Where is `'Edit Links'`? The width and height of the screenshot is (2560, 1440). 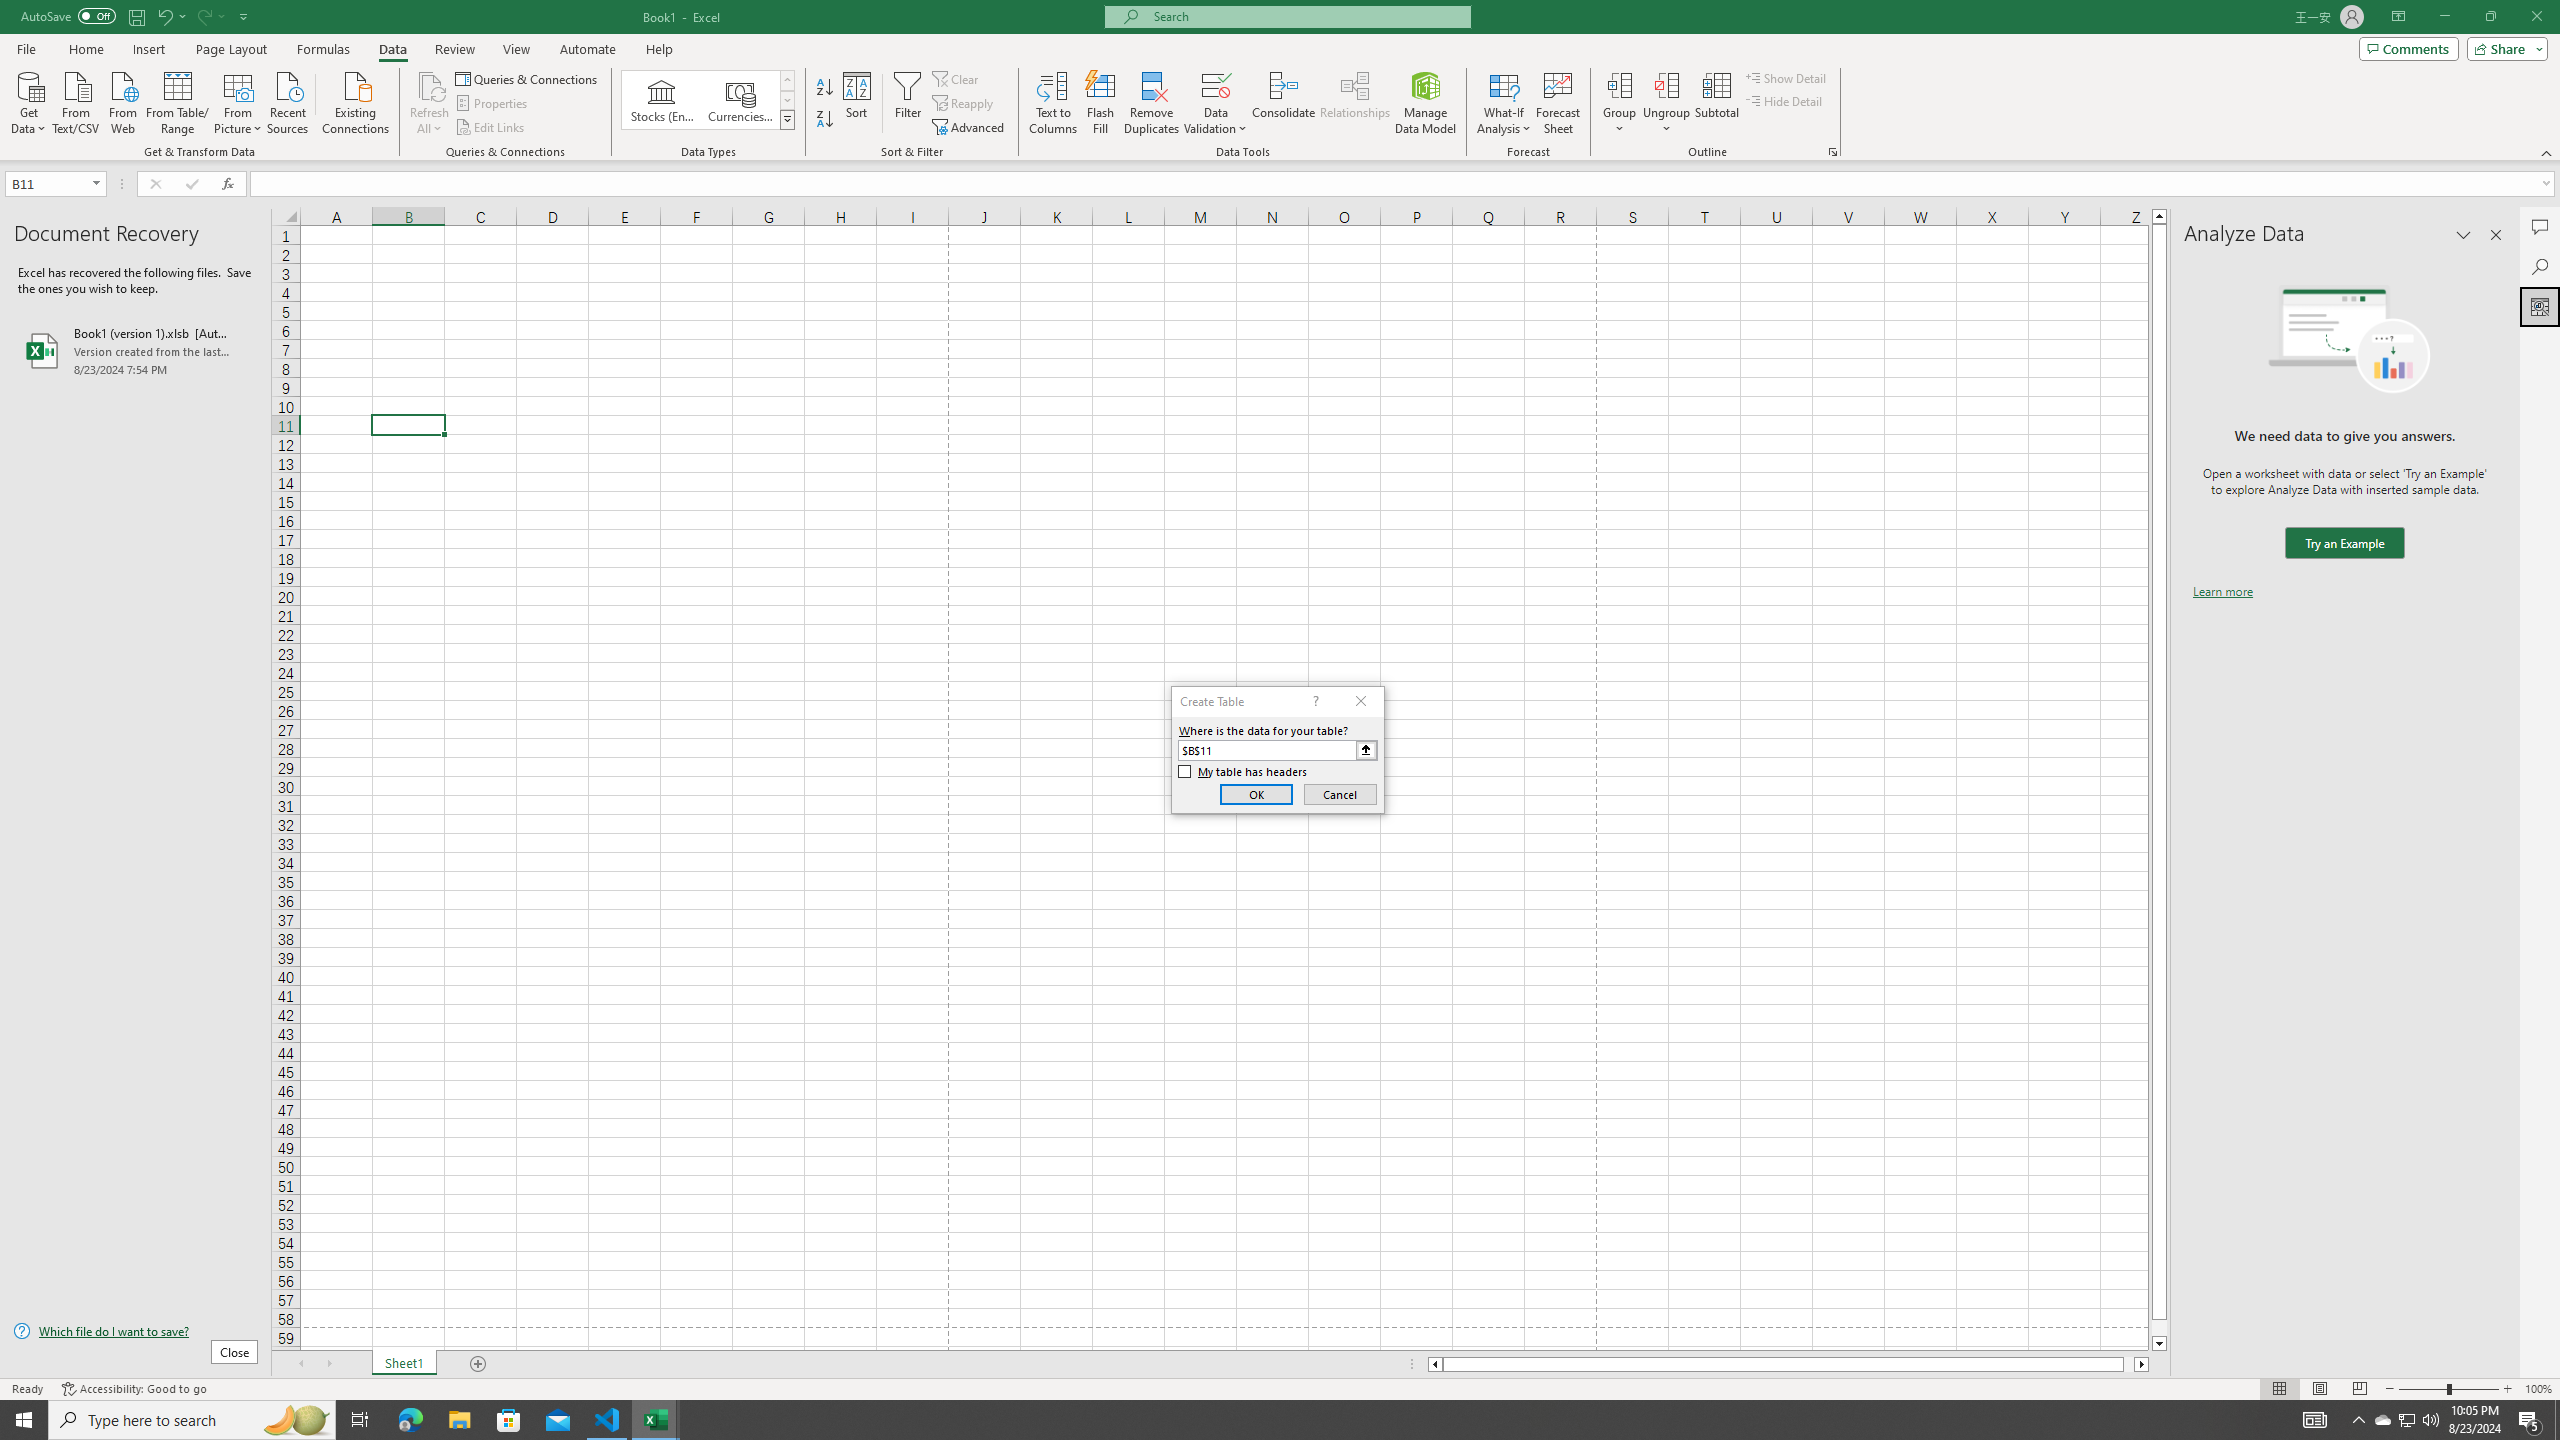 'Edit Links' is located at coordinates (490, 127).